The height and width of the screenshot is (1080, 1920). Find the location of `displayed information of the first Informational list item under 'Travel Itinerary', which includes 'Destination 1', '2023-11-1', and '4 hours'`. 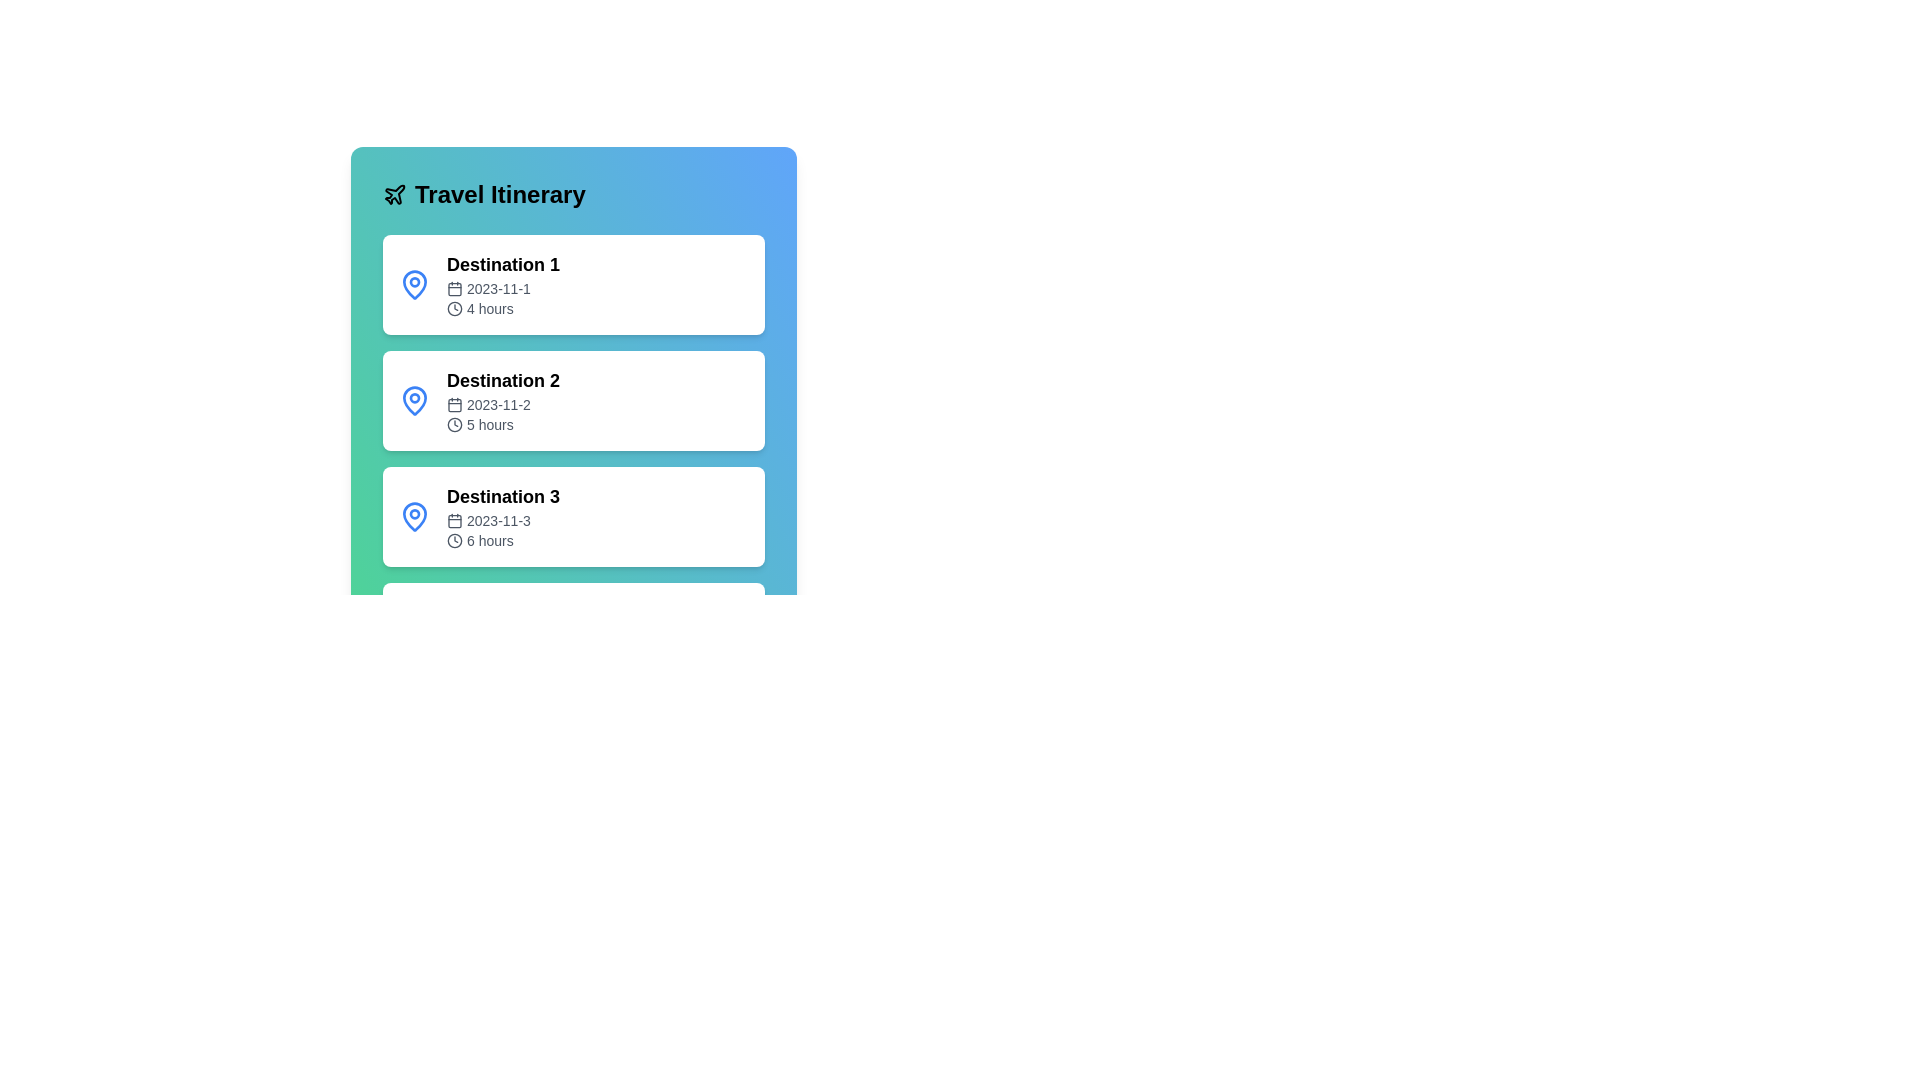

displayed information of the first Informational list item under 'Travel Itinerary', which includes 'Destination 1', '2023-11-1', and '4 hours' is located at coordinates (503, 285).